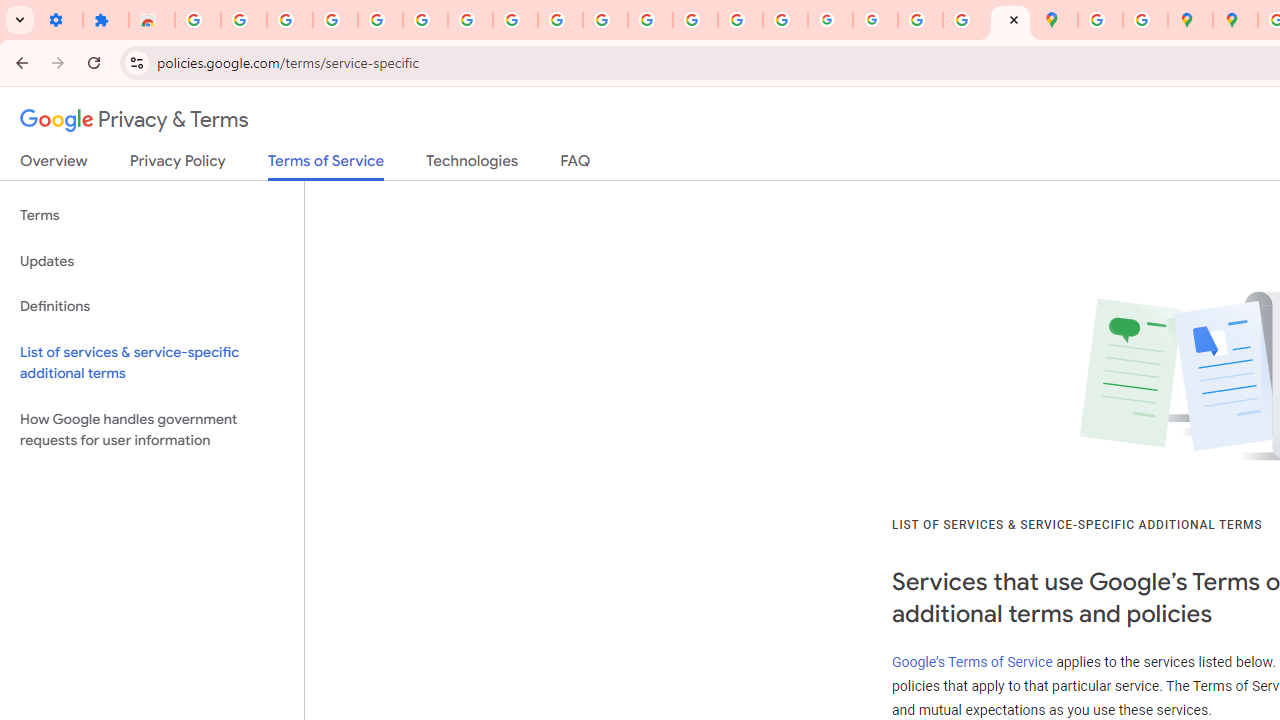 This screenshot has width=1280, height=720. What do you see at coordinates (289, 20) in the screenshot?
I see `'Delete photos & videos - Computer - Google Photos Help'` at bounding box center [289, 20].